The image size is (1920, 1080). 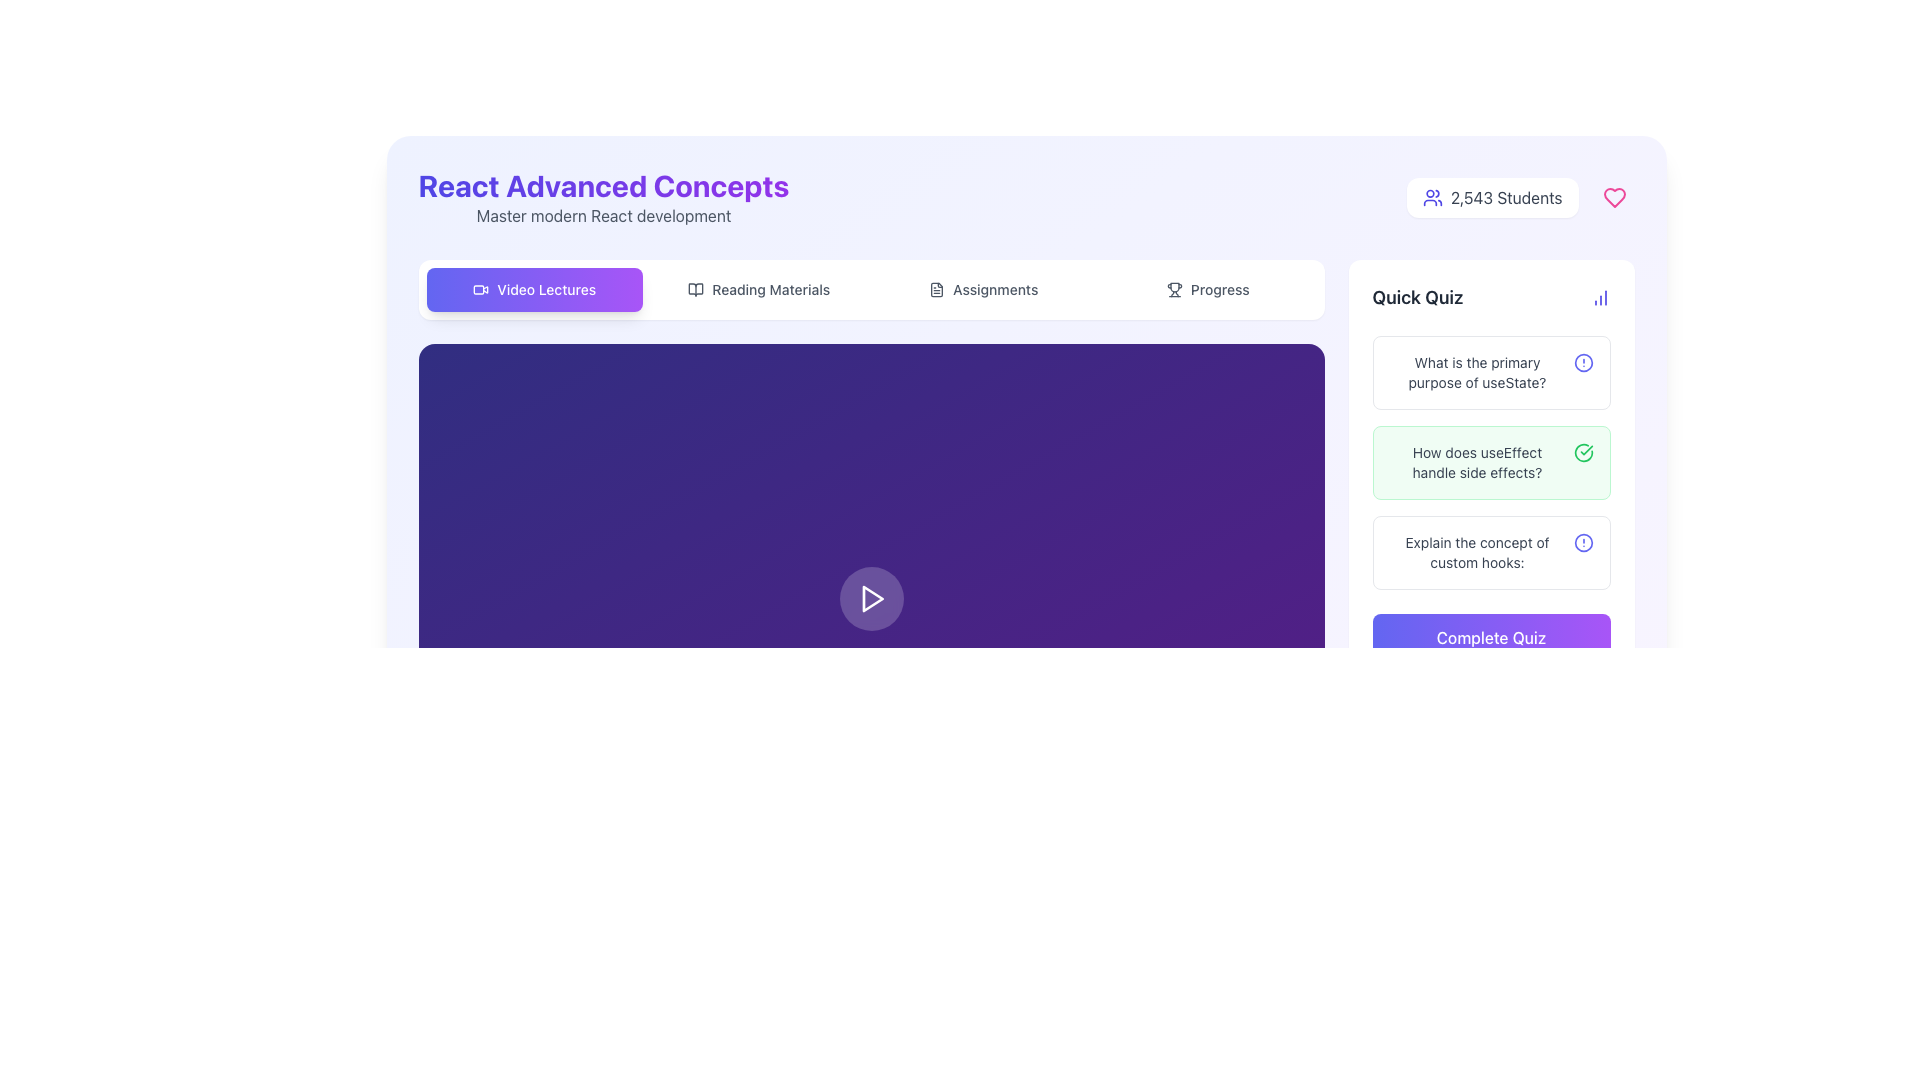 I want to click on the interactive card labeled 'Explain the concept of custom hooks:' in the 'Quick Quiz' section, so click(x=1491, y=552).